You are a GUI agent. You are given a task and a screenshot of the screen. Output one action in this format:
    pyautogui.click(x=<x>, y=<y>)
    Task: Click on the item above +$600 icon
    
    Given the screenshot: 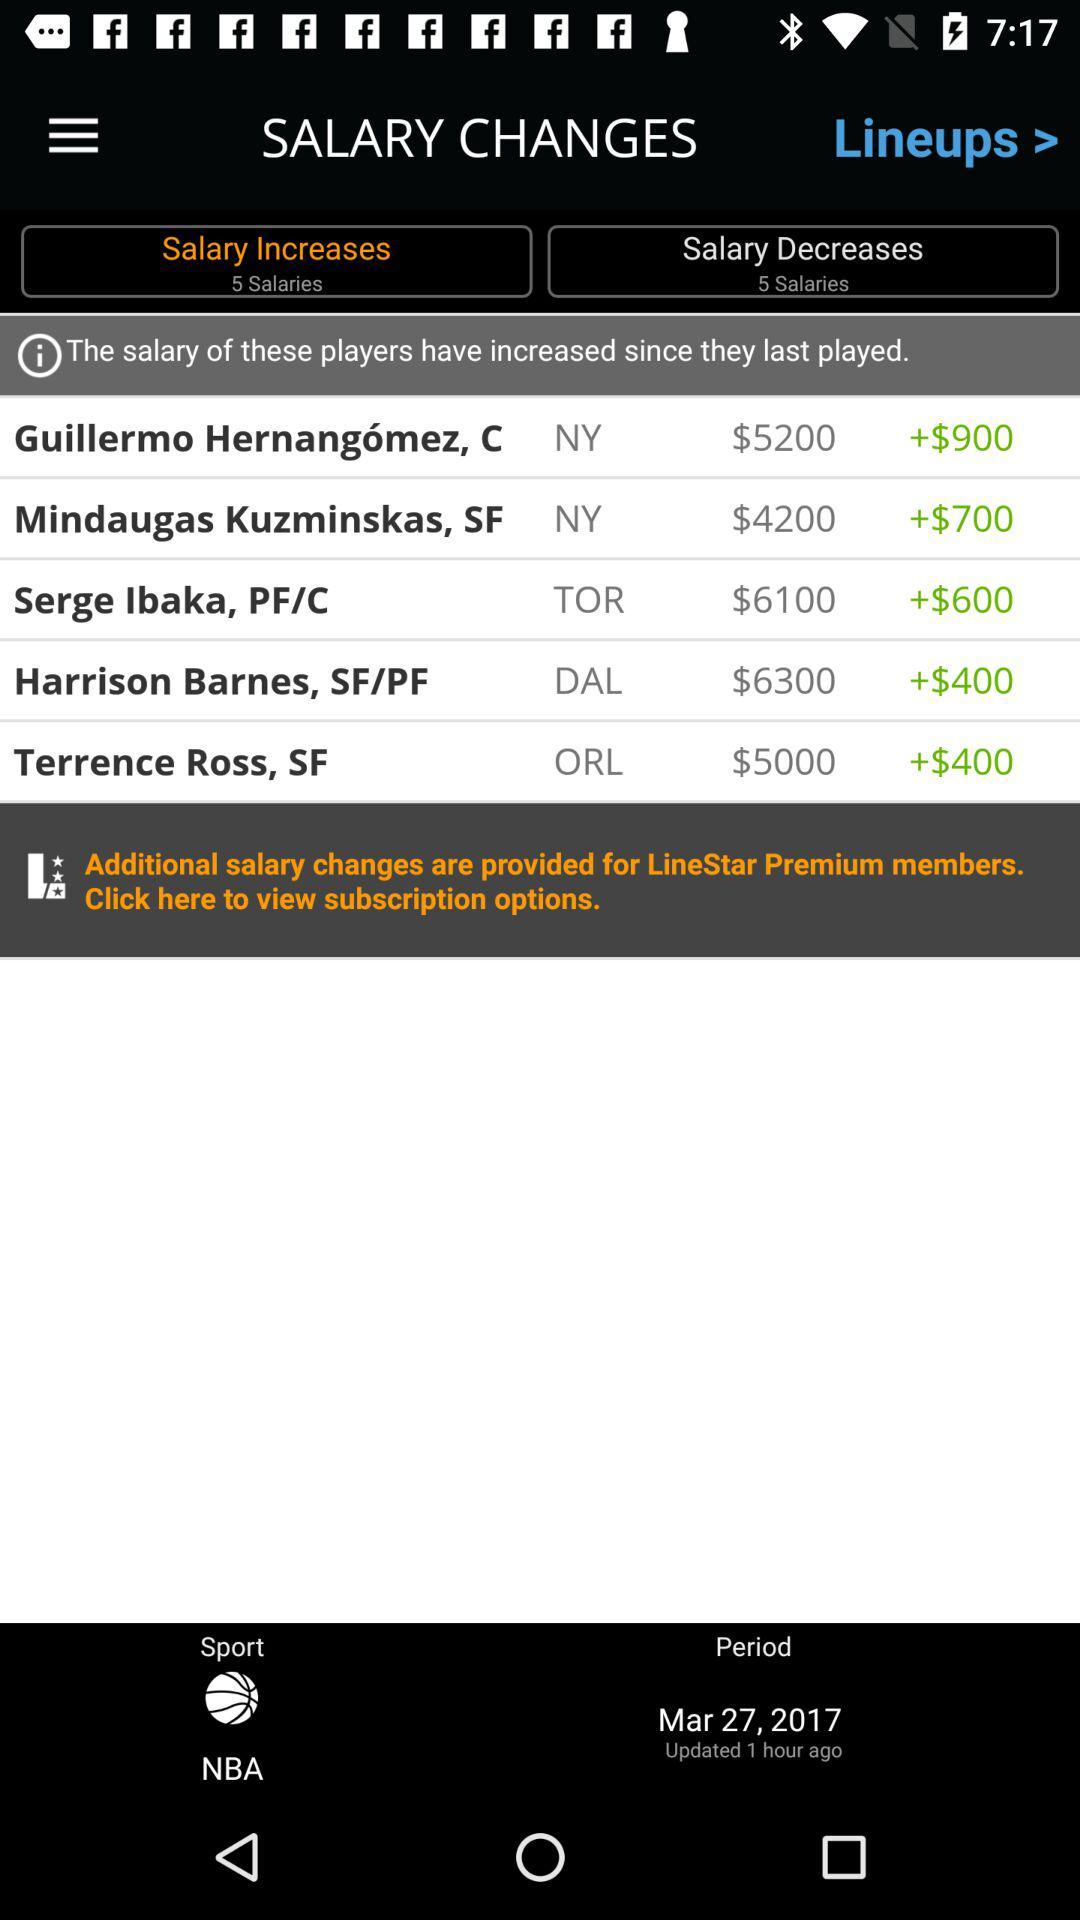 What is the action you would take?
    pyautogui.click(x=986, y=517)
    